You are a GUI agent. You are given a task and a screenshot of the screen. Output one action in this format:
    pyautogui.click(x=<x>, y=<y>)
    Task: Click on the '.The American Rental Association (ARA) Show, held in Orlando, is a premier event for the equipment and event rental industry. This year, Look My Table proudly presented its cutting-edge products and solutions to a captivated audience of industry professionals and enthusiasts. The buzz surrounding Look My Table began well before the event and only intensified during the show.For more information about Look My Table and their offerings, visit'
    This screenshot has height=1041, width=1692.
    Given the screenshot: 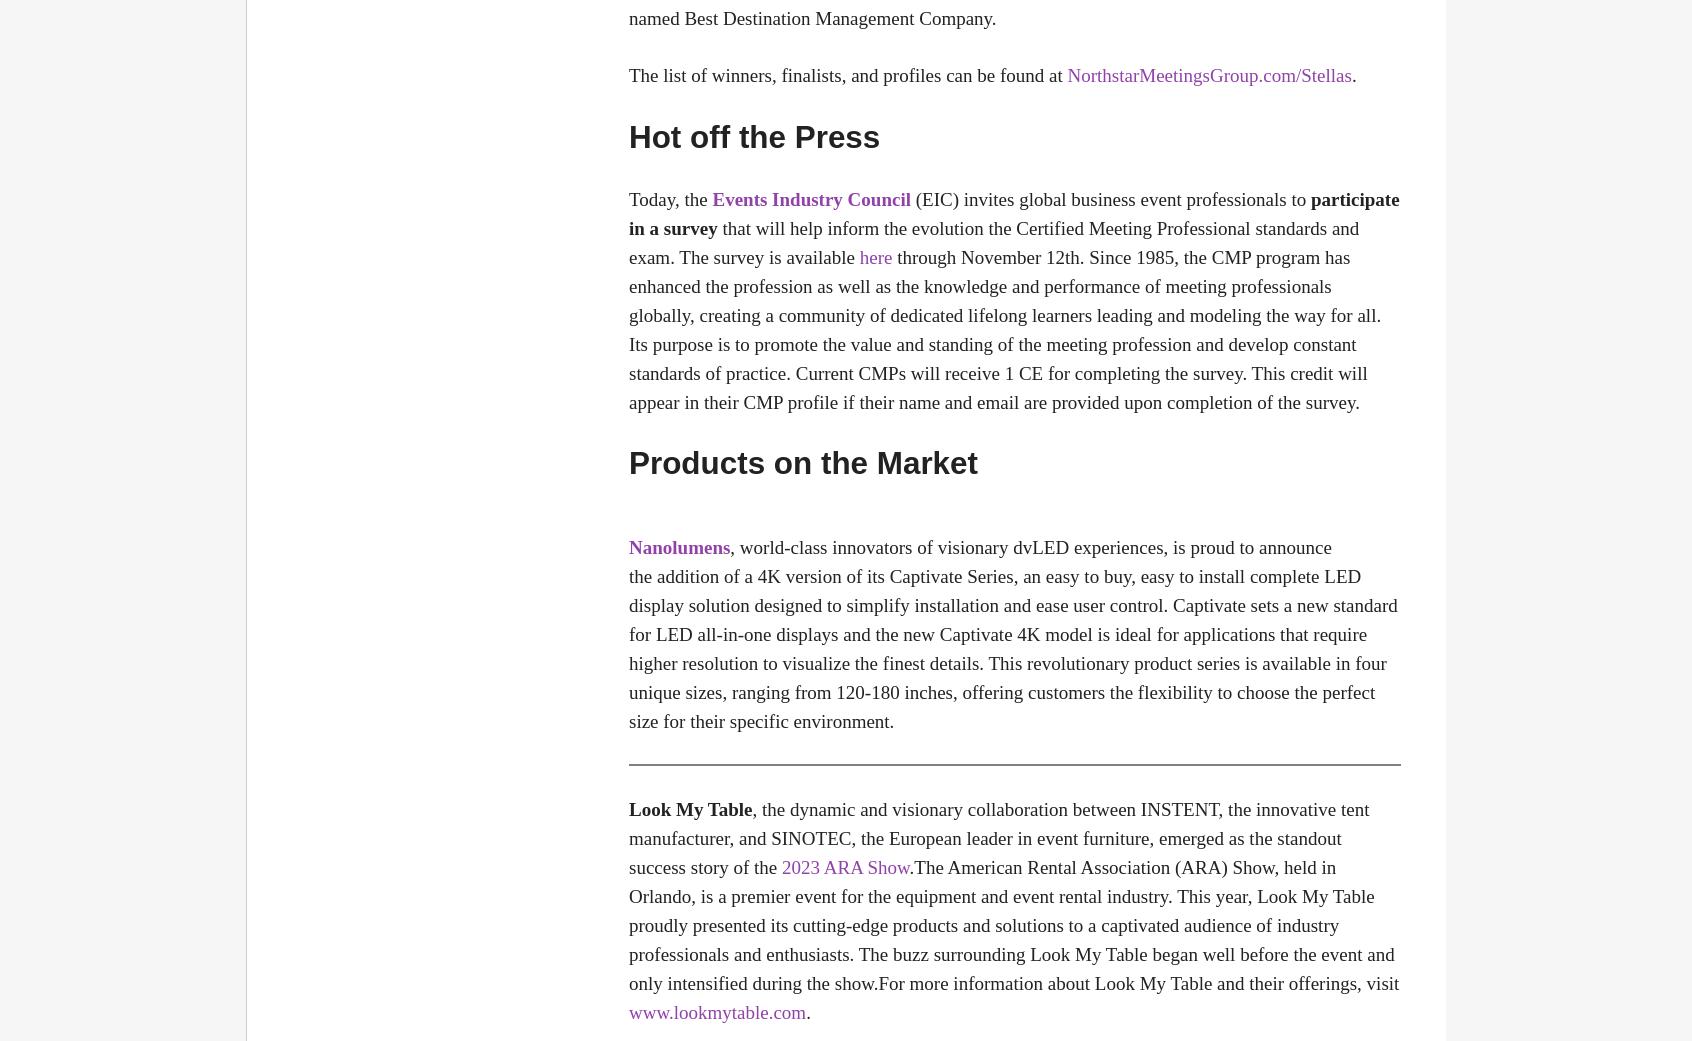 What is the action you would take?
    pyautogui.click(x=1013, y=923)
    